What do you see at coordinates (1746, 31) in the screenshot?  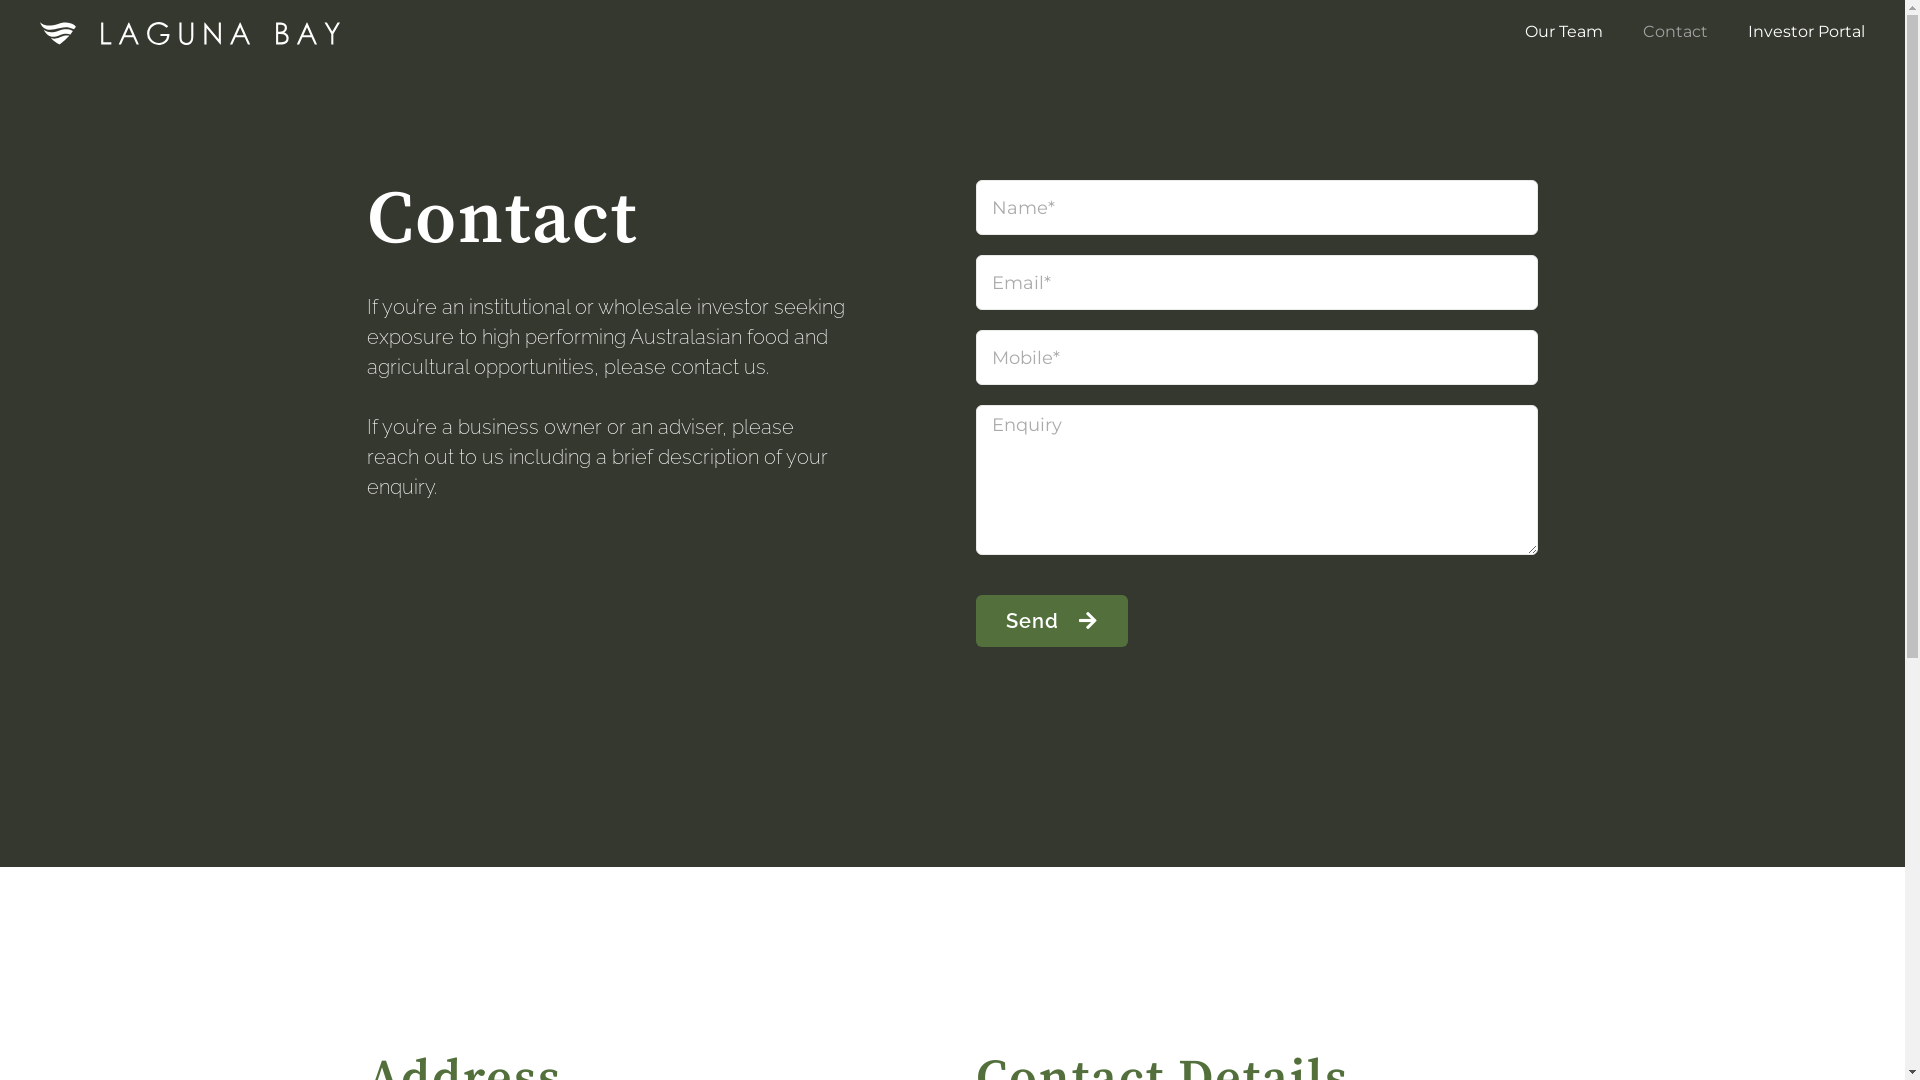 I see `'Investor Portal'` at bounding box center [1746, 31].